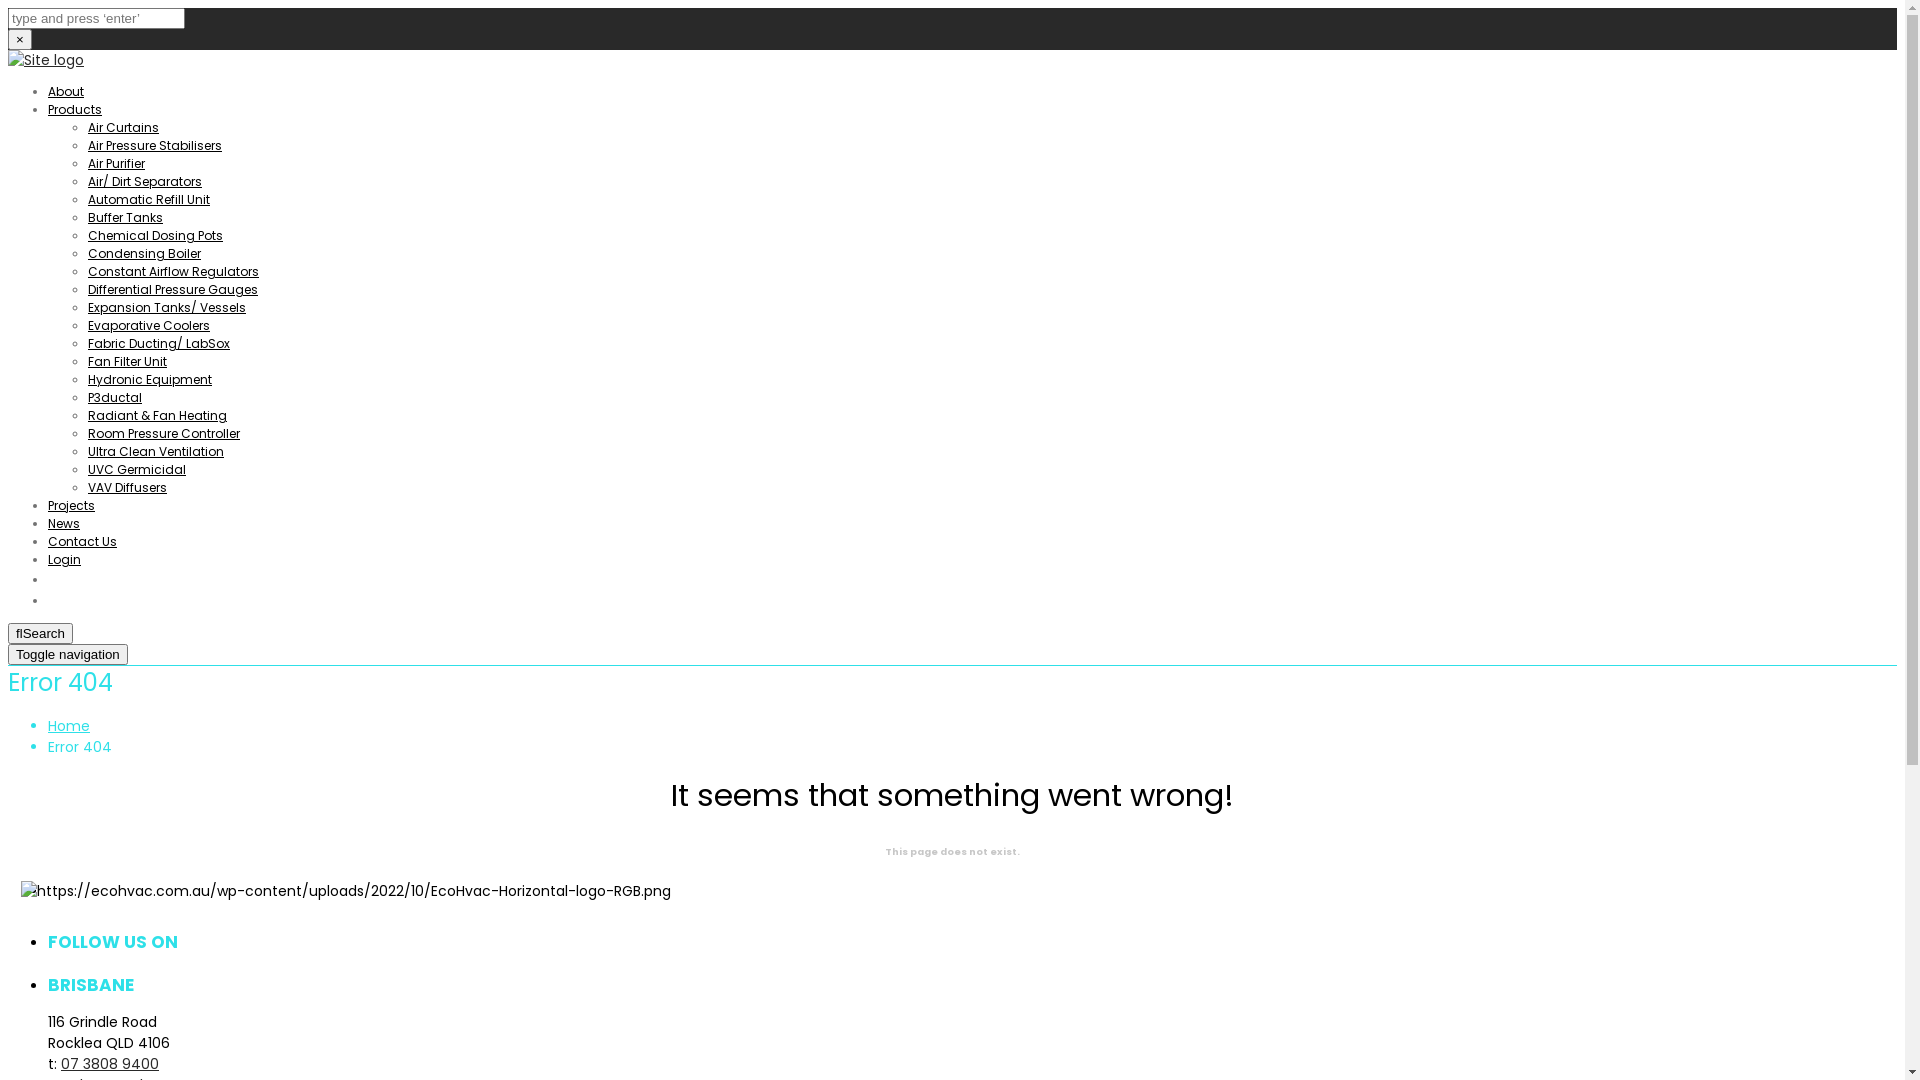 This screenshot has width=1920, height=1080. I want to click on 'Search', so click(40, 633).